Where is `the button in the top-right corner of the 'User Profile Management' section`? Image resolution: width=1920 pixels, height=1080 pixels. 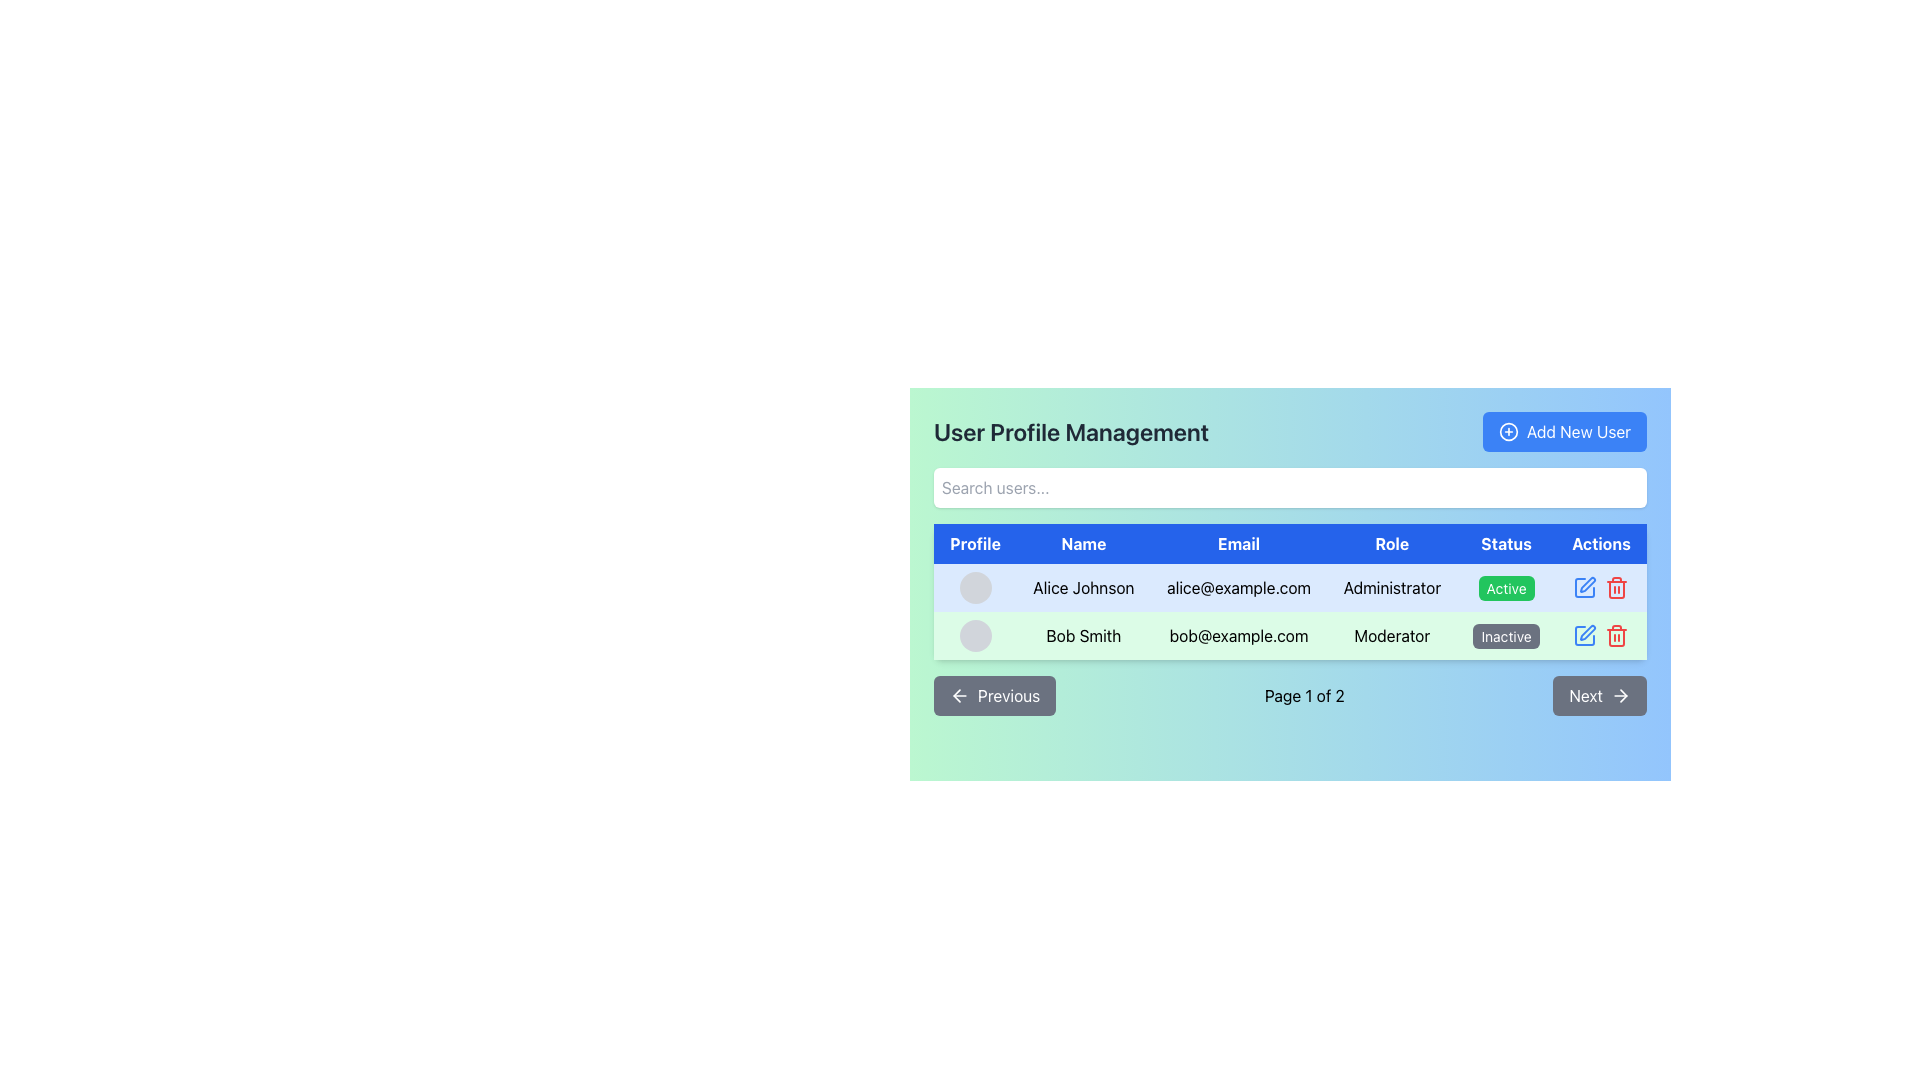 the button in the top-right corner of the 'User Profile Management' section is located at coordinates (1563, 431).